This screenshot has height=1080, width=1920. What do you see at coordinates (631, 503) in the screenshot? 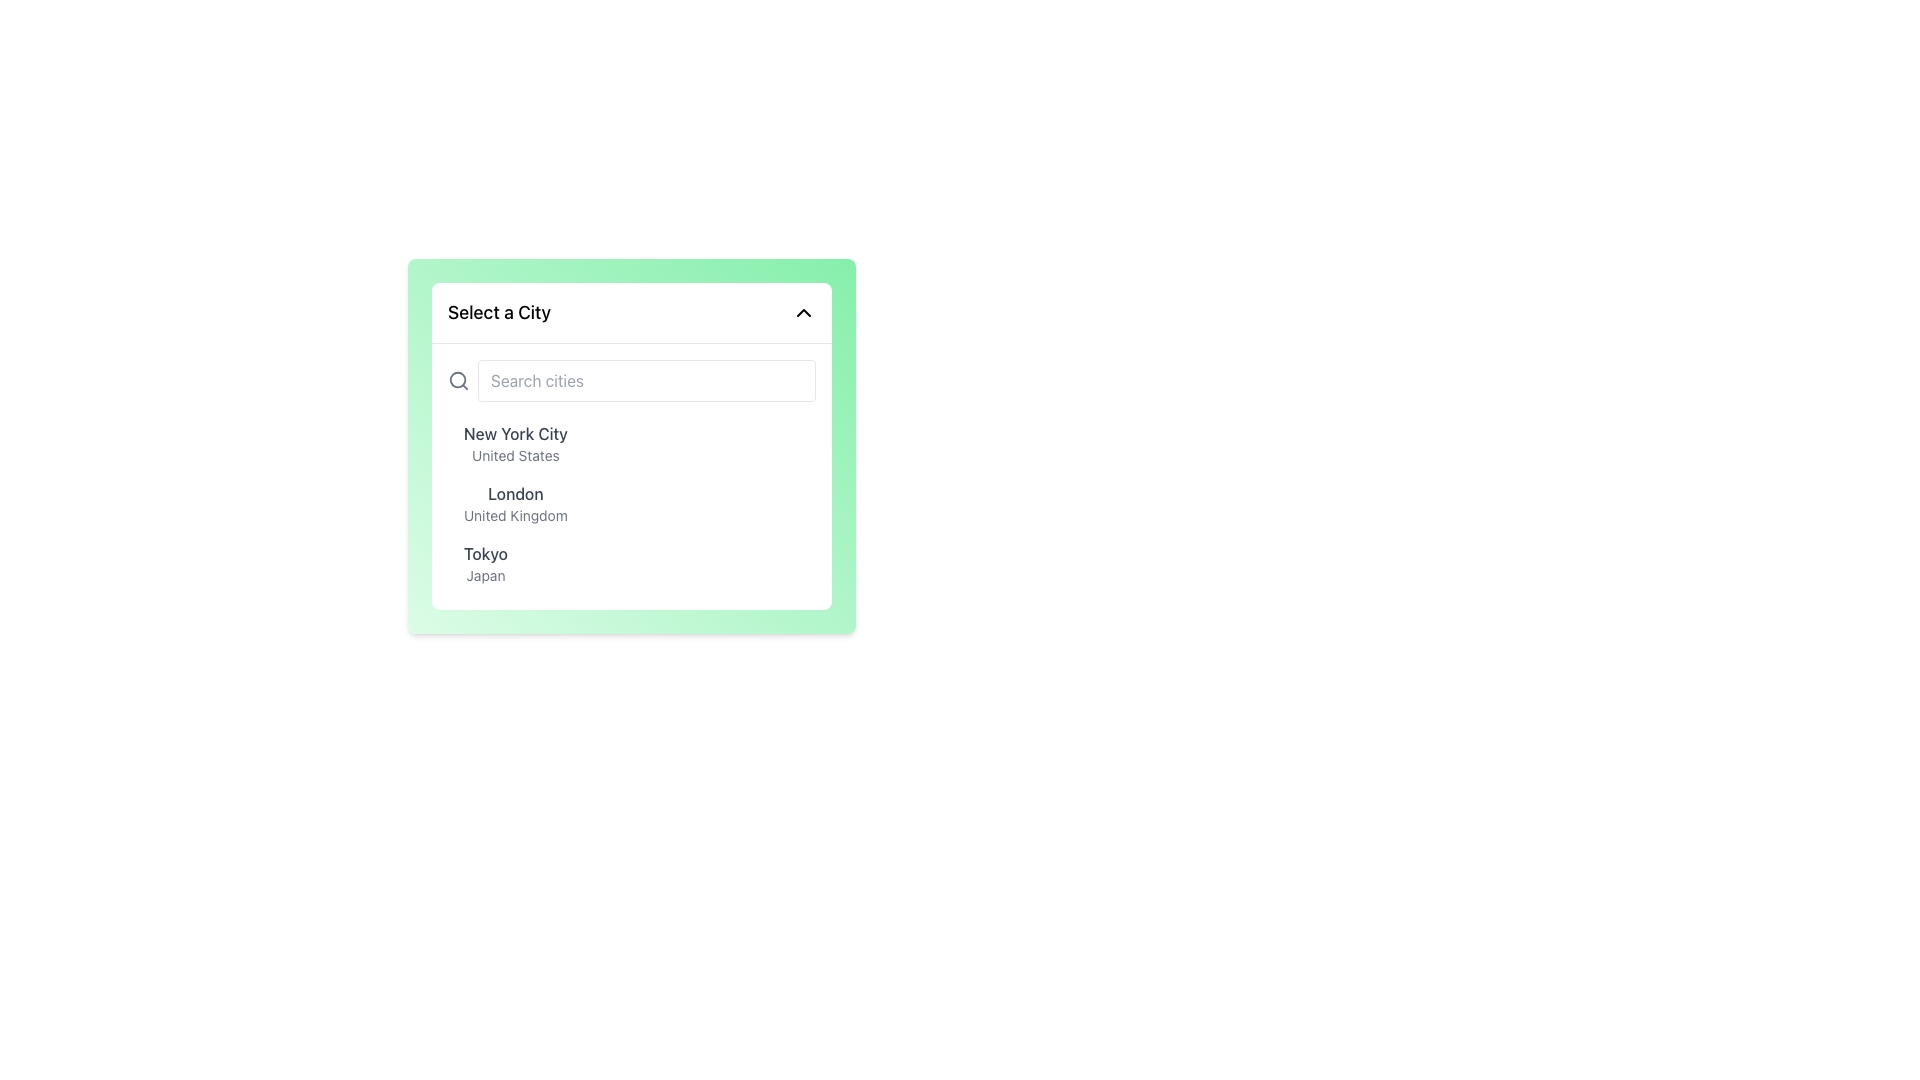
I see `the second item in the city and country list dropdown, which is located below 'New York City, United States' and above 'Tokyo, Japan'` at bounding box center [631, 503].